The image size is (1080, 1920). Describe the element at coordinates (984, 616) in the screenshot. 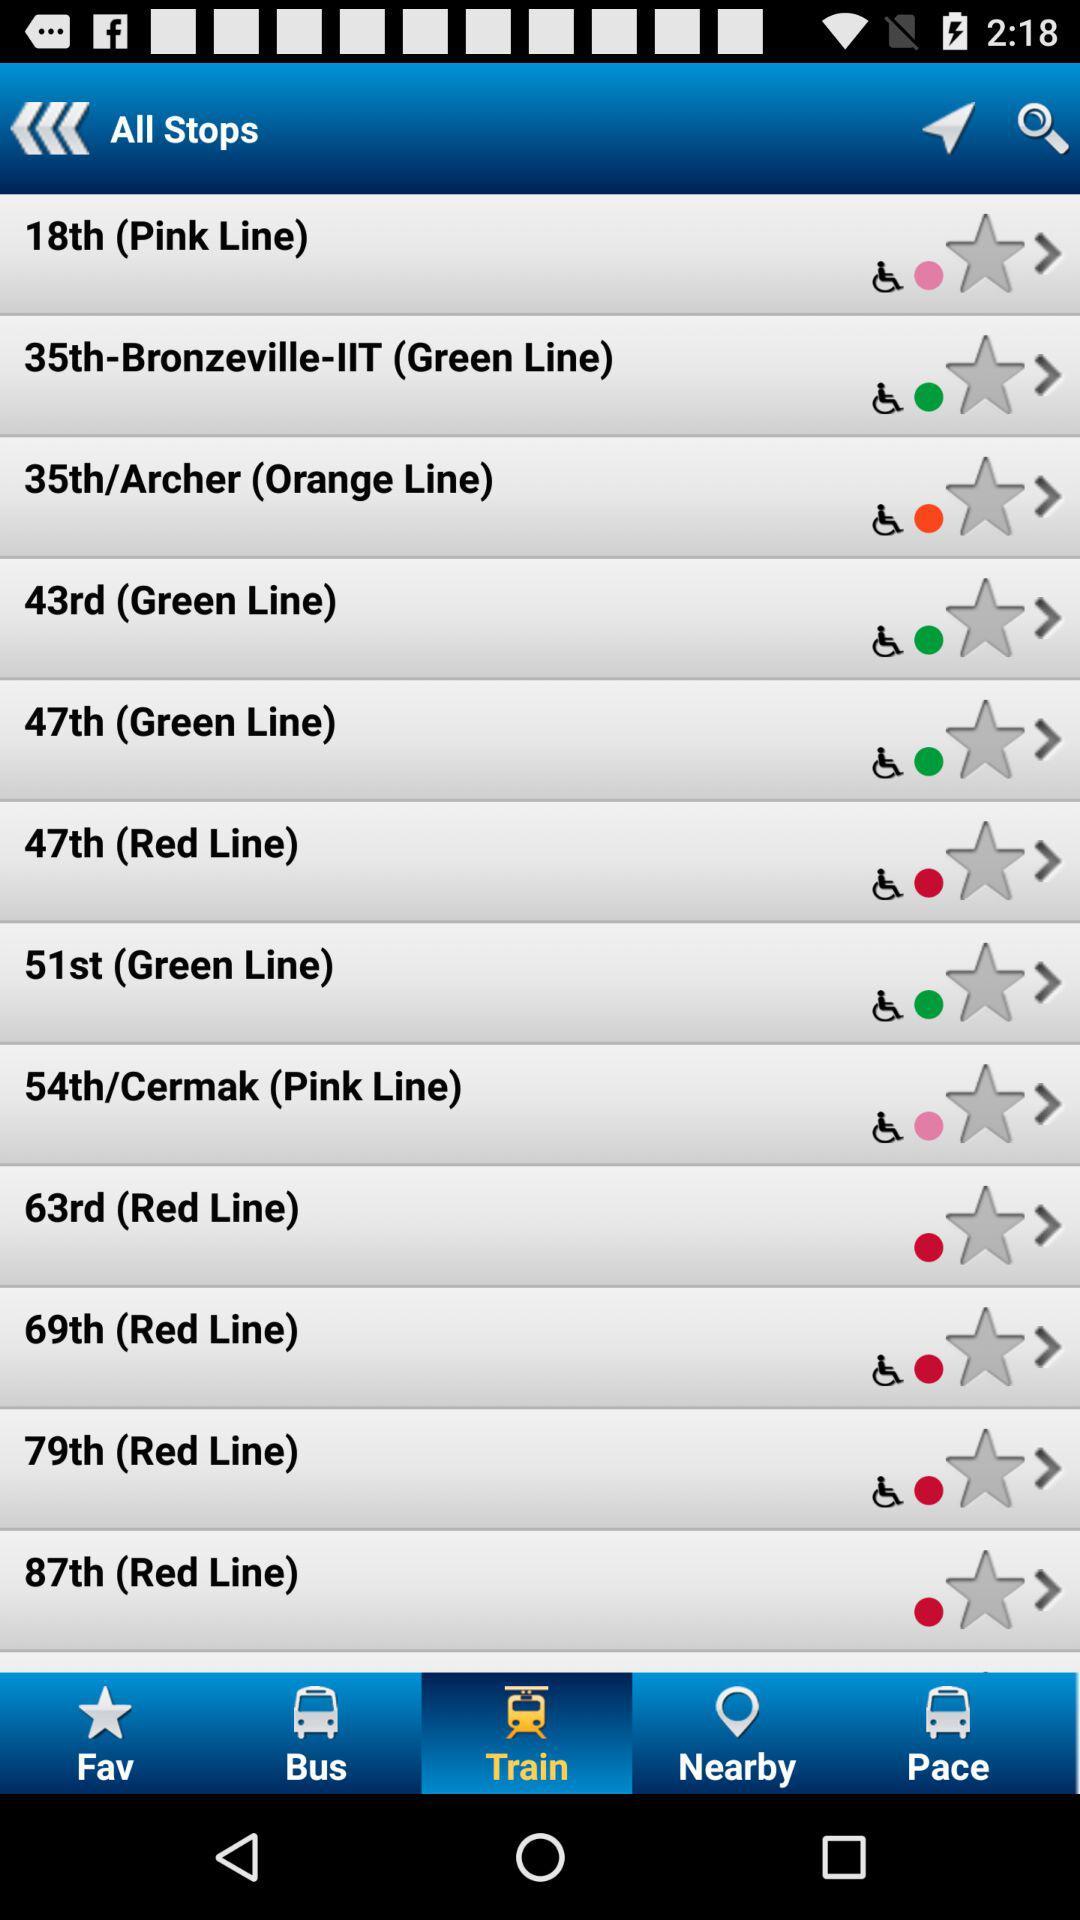

I see `to favorite` at that location.